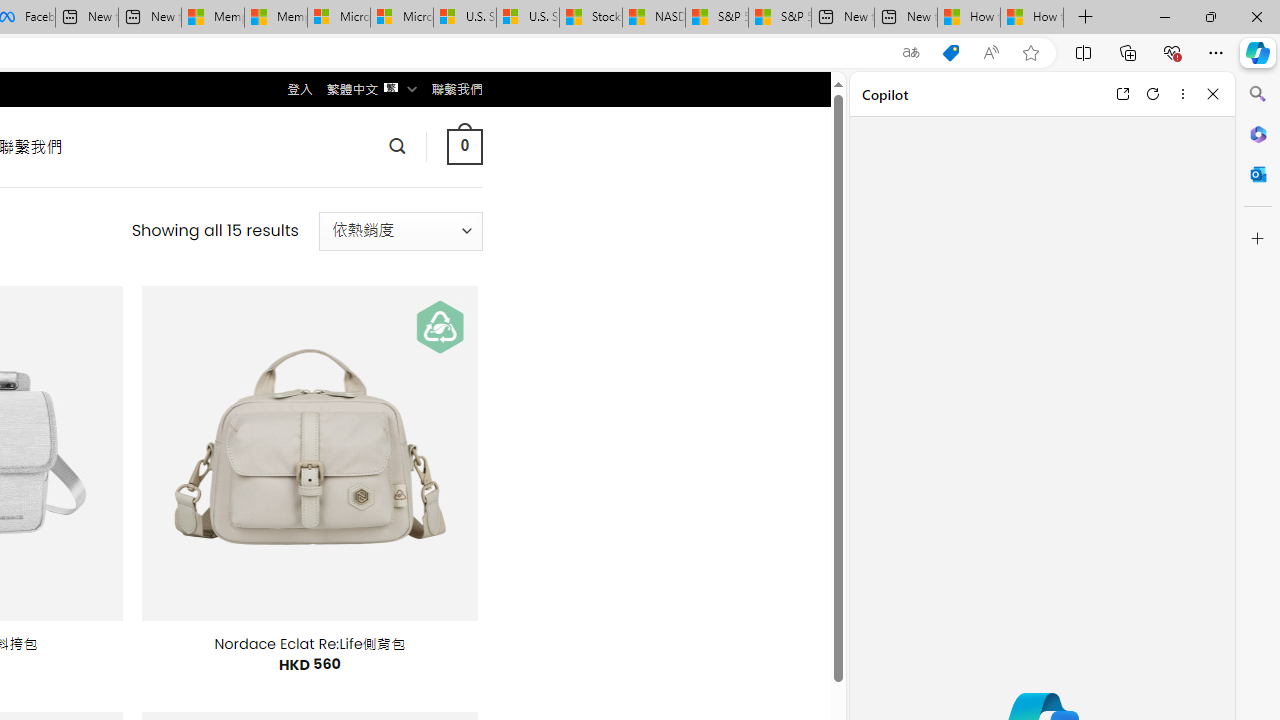 This screenshot has height=720, width=1280. What do you see at coordinates (1257, 173) in the screenshot?
I see `'Outlook'` at bounding box center [1257, 173].